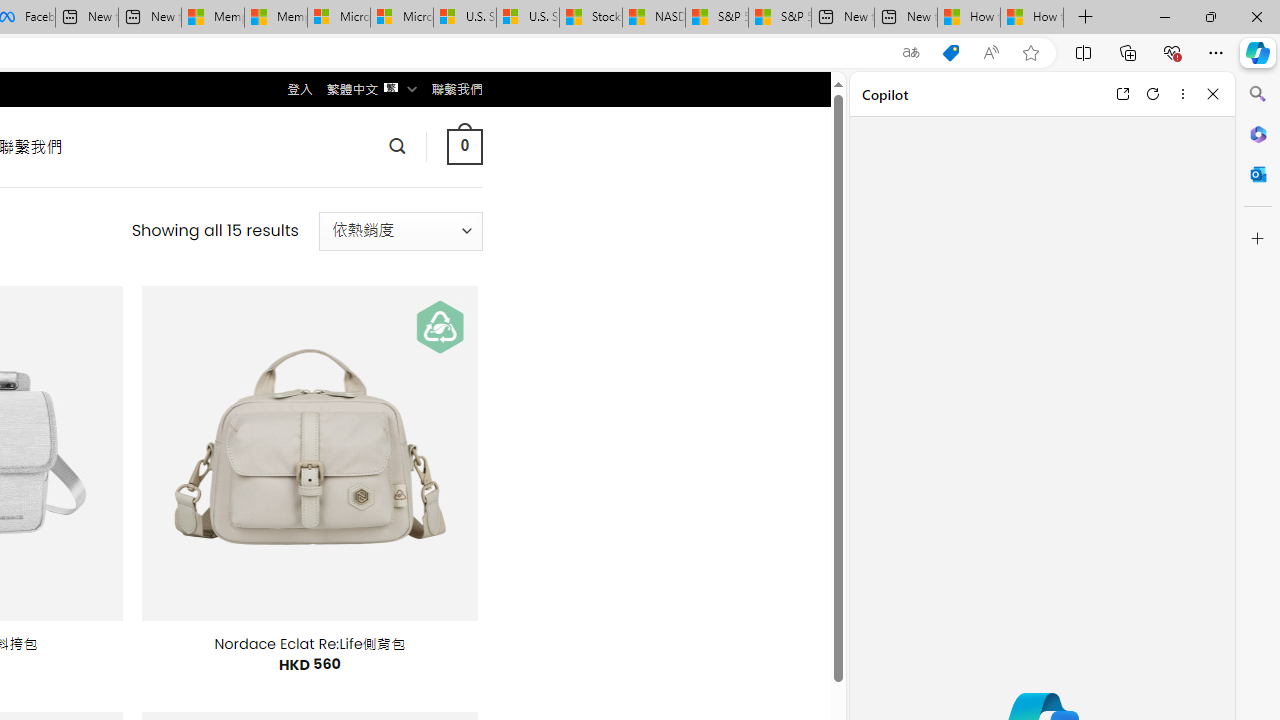 This screenshot has height=720, width=1280. What do you see at coordinates (1257, 173) in the screenshot?
I see `'Outlook'` at bounding box center [1257, 173].